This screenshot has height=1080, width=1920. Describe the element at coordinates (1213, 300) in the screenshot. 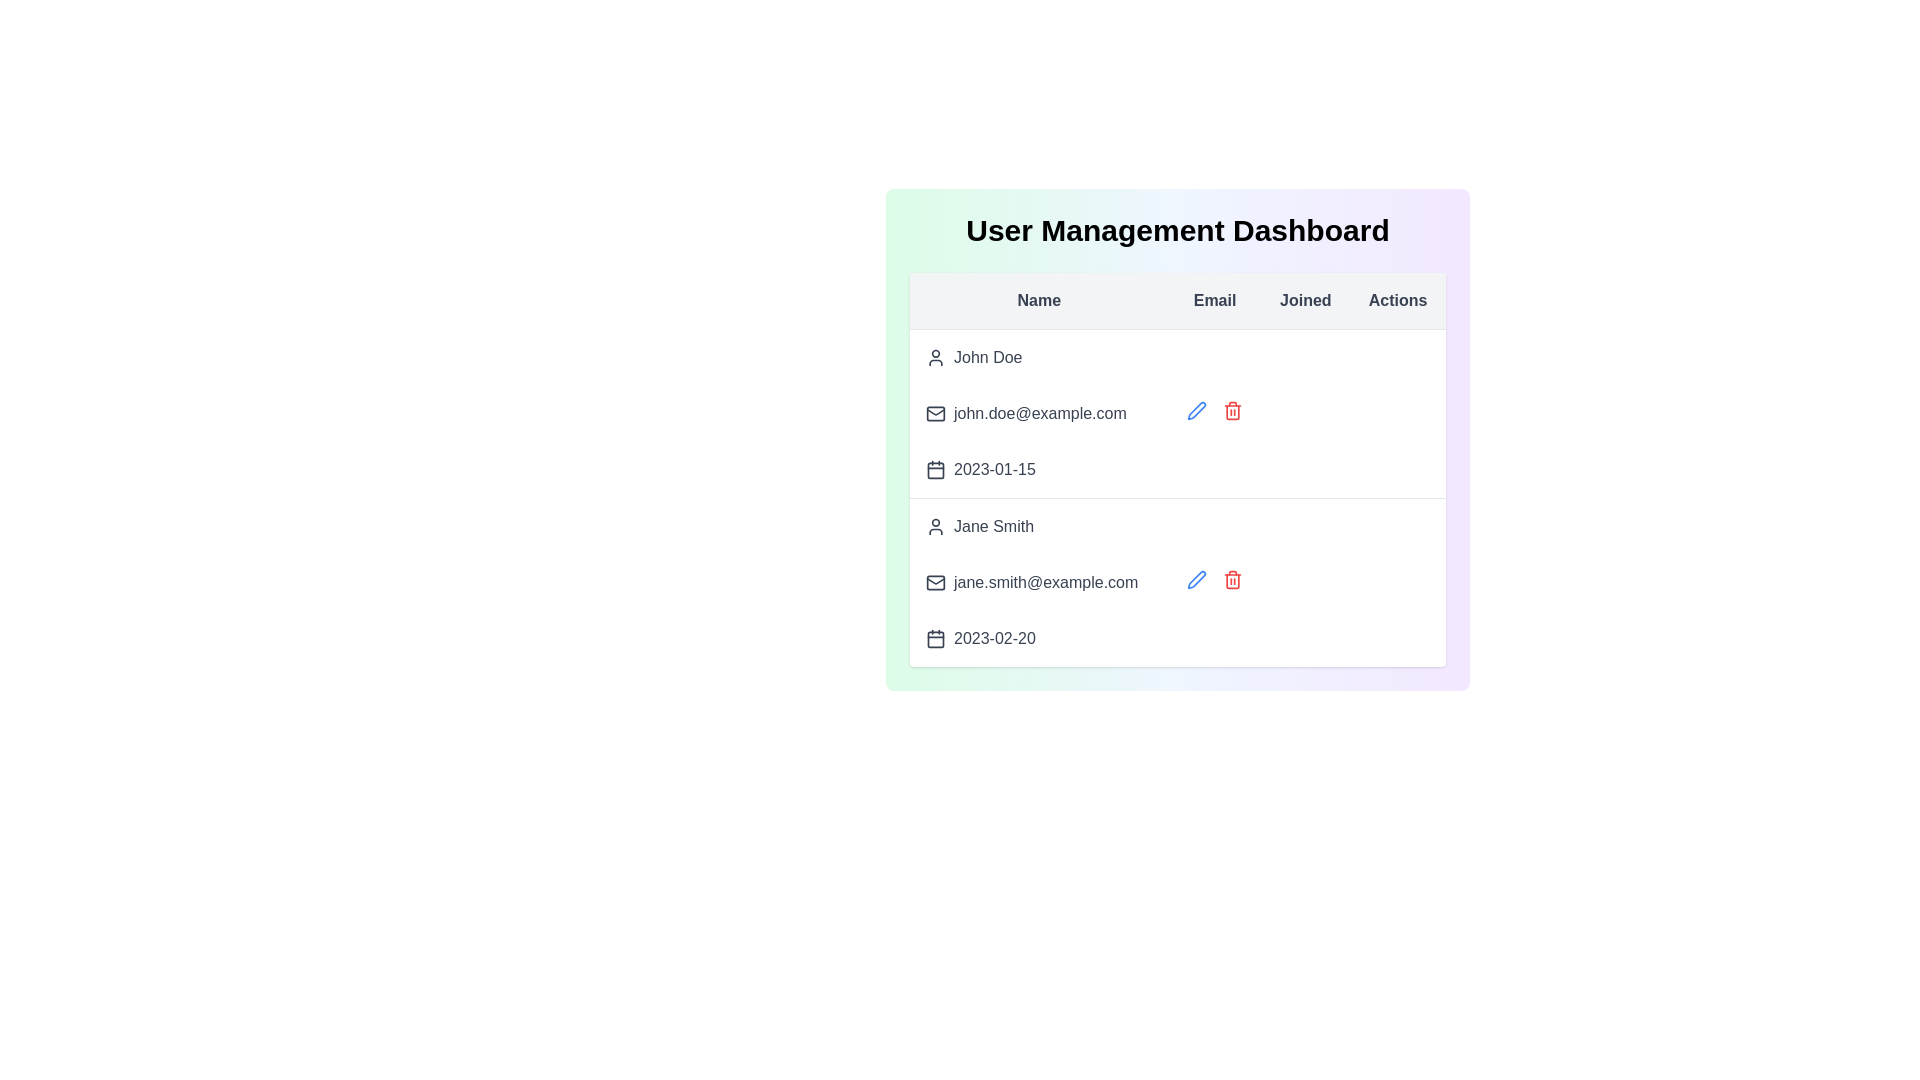

I see `the table header Email to sort the table by that column` at that location.